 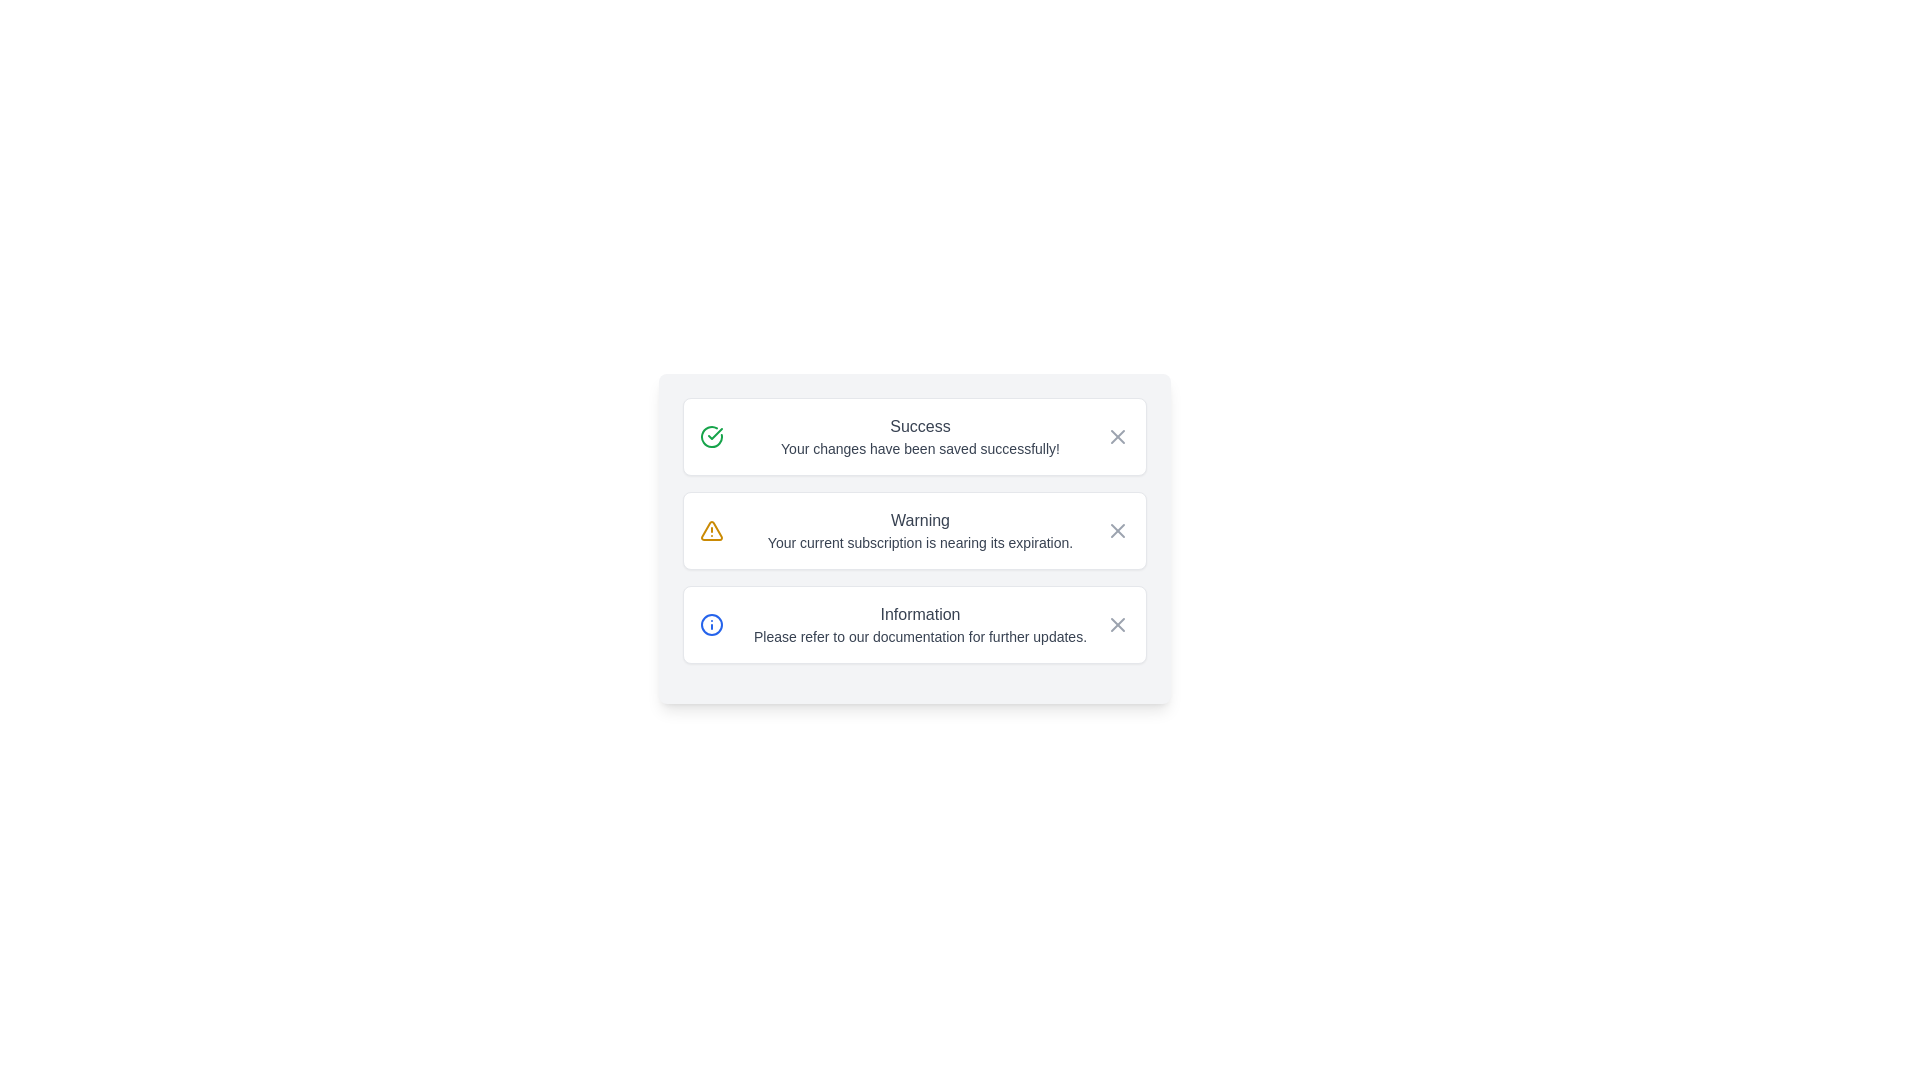 What do you see at coordinates (919, 519) in the screenshot?
I see `the bold text label 'Warning'` at bounding box center [919, 519].